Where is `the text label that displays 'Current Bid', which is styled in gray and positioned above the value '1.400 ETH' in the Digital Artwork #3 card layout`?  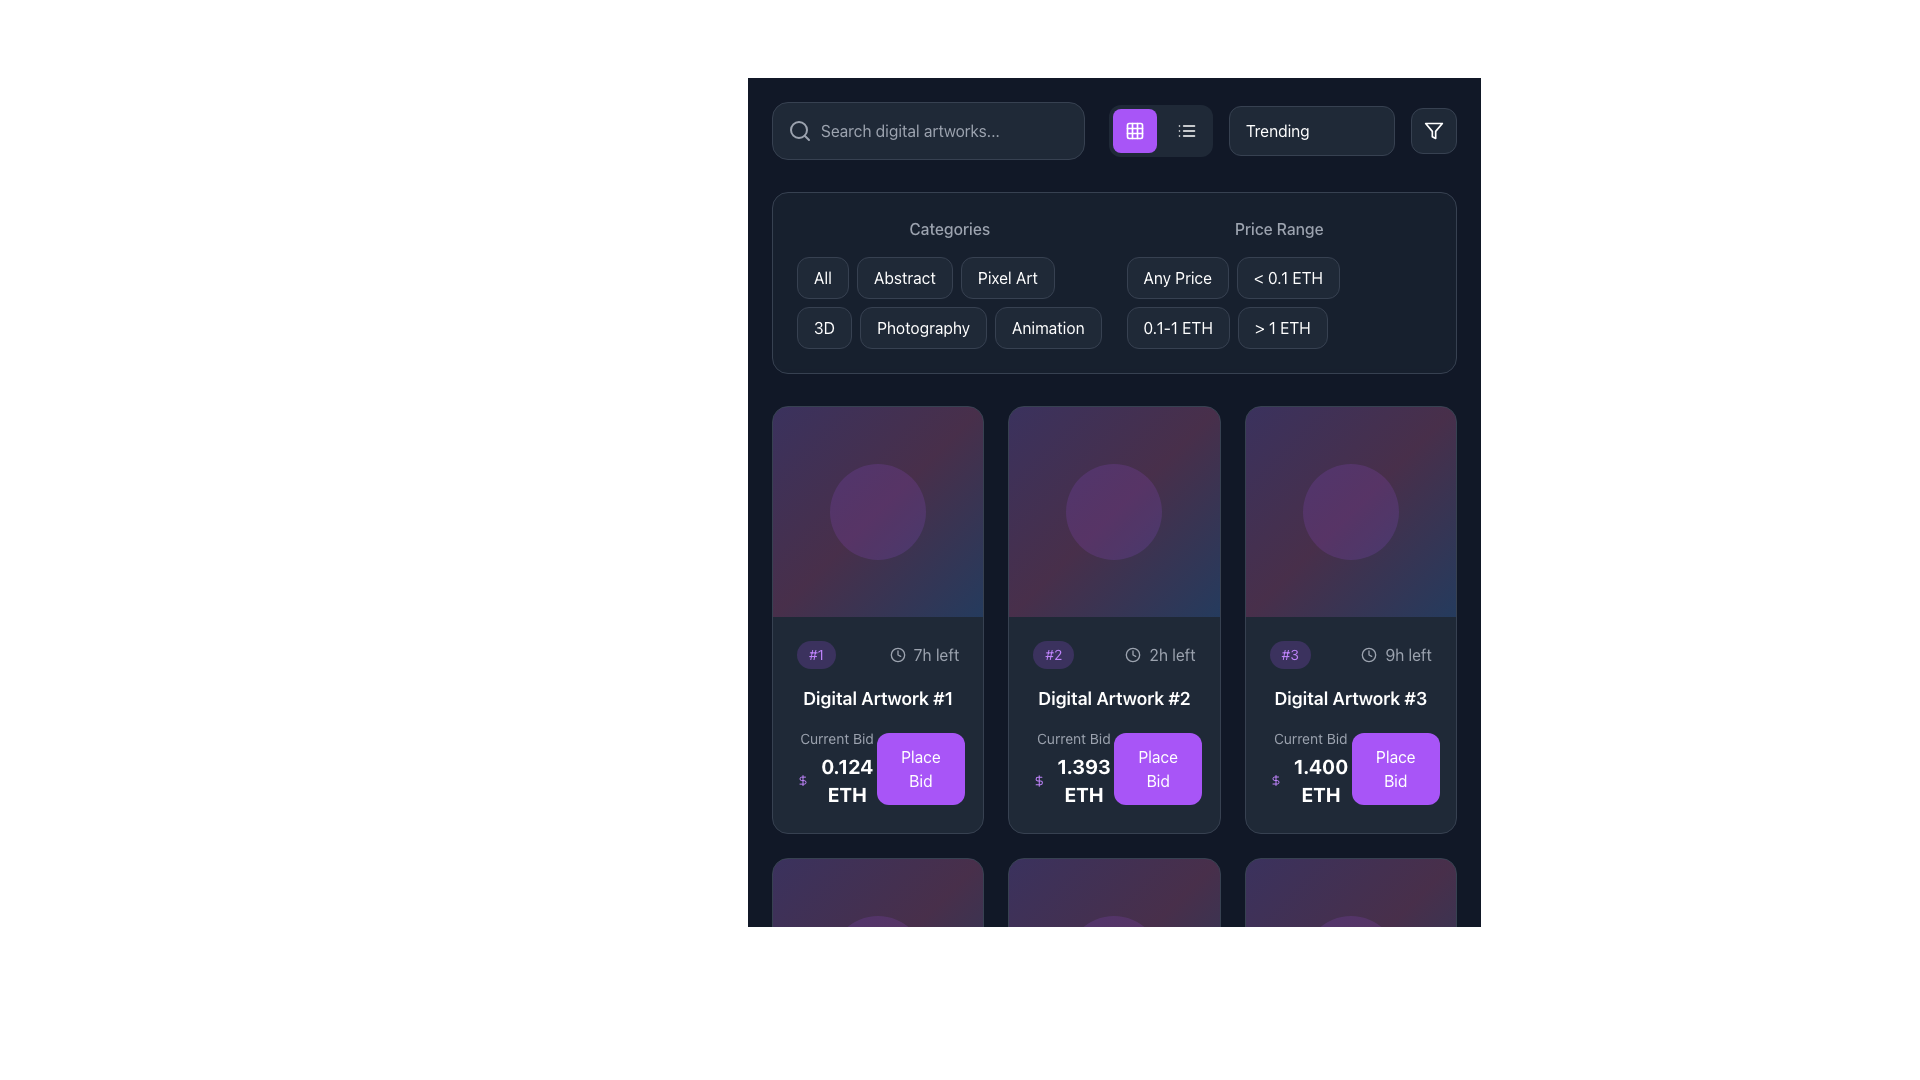 the text label that displays 'Current Bid', which is styled in gray and positioned above the value '1.400 ETH' in the Digital Artwork #3 card layout is located at coordinates (1310, 739).